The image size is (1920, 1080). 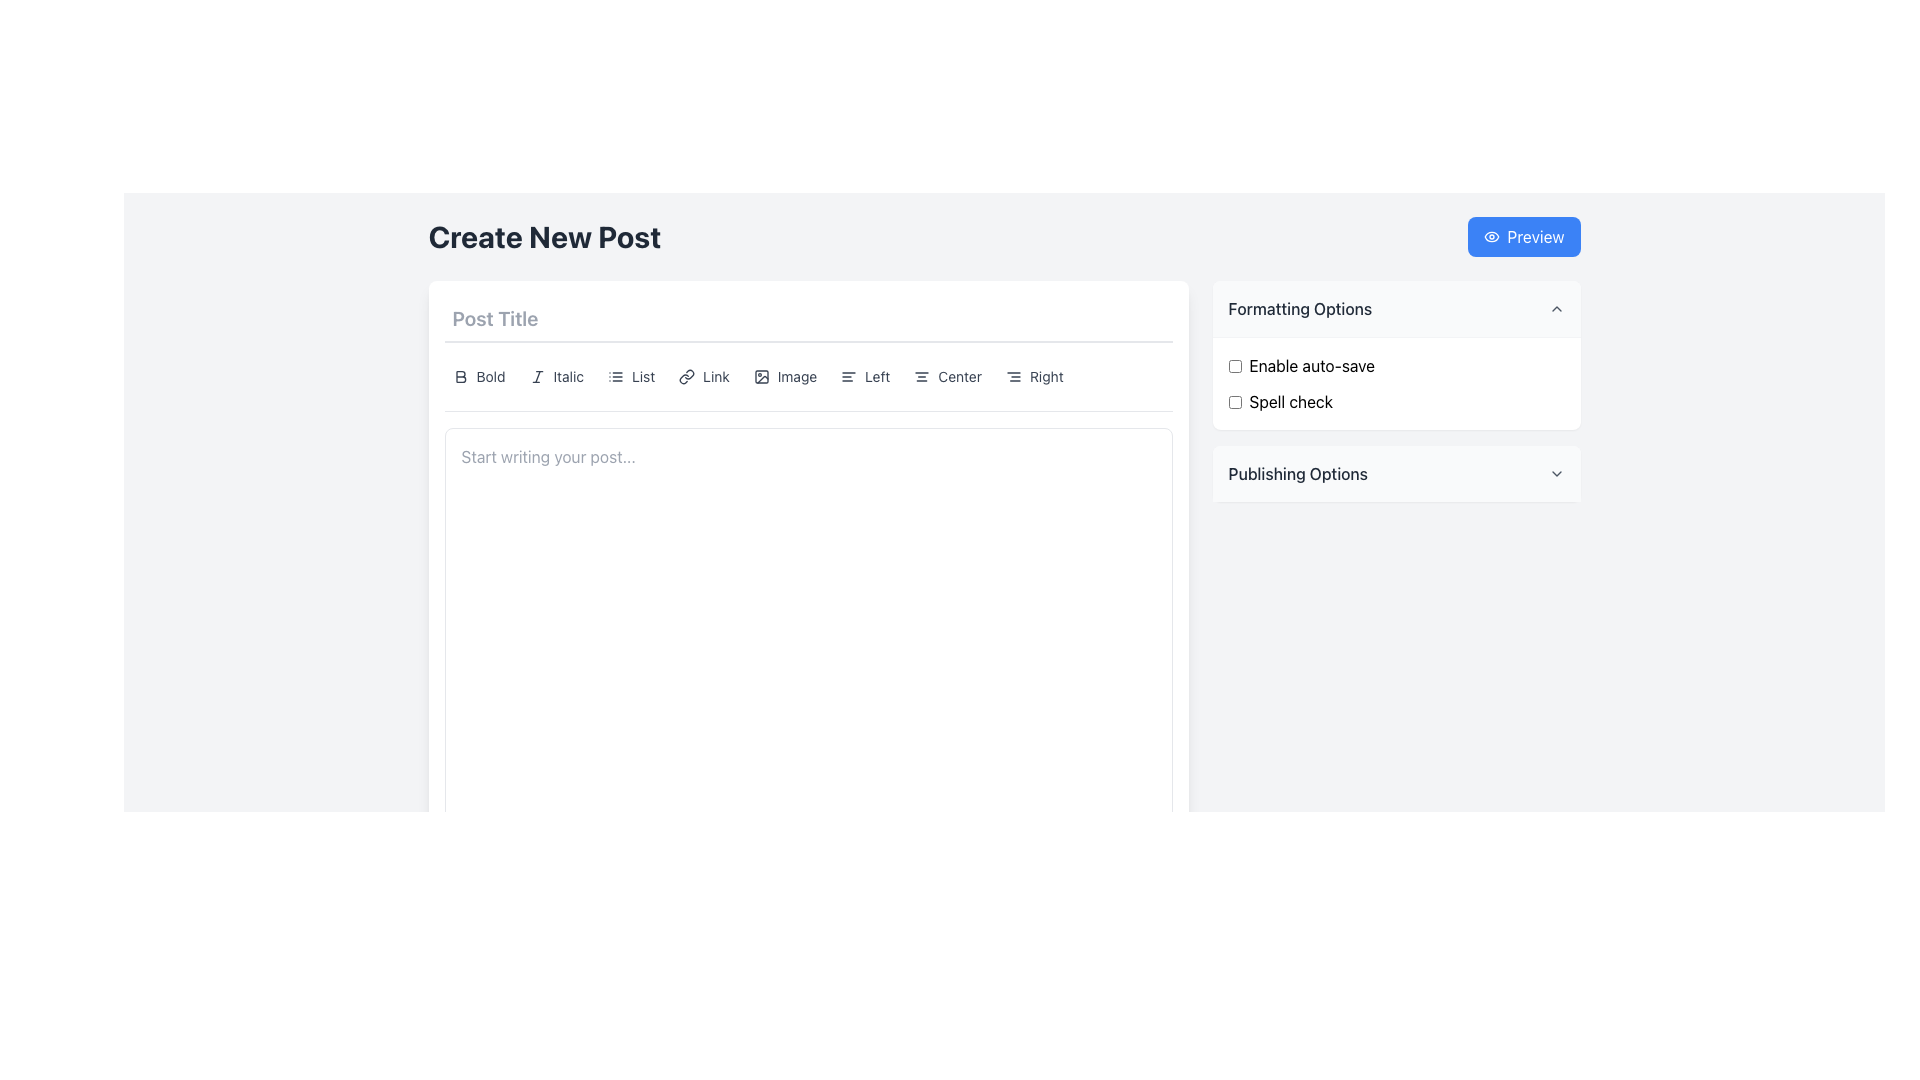 What do you see at coordinates (459, 377) in the screenshot?
I see `the Icon button in the formatting tools toolbar` at bounding box center [459, 377].